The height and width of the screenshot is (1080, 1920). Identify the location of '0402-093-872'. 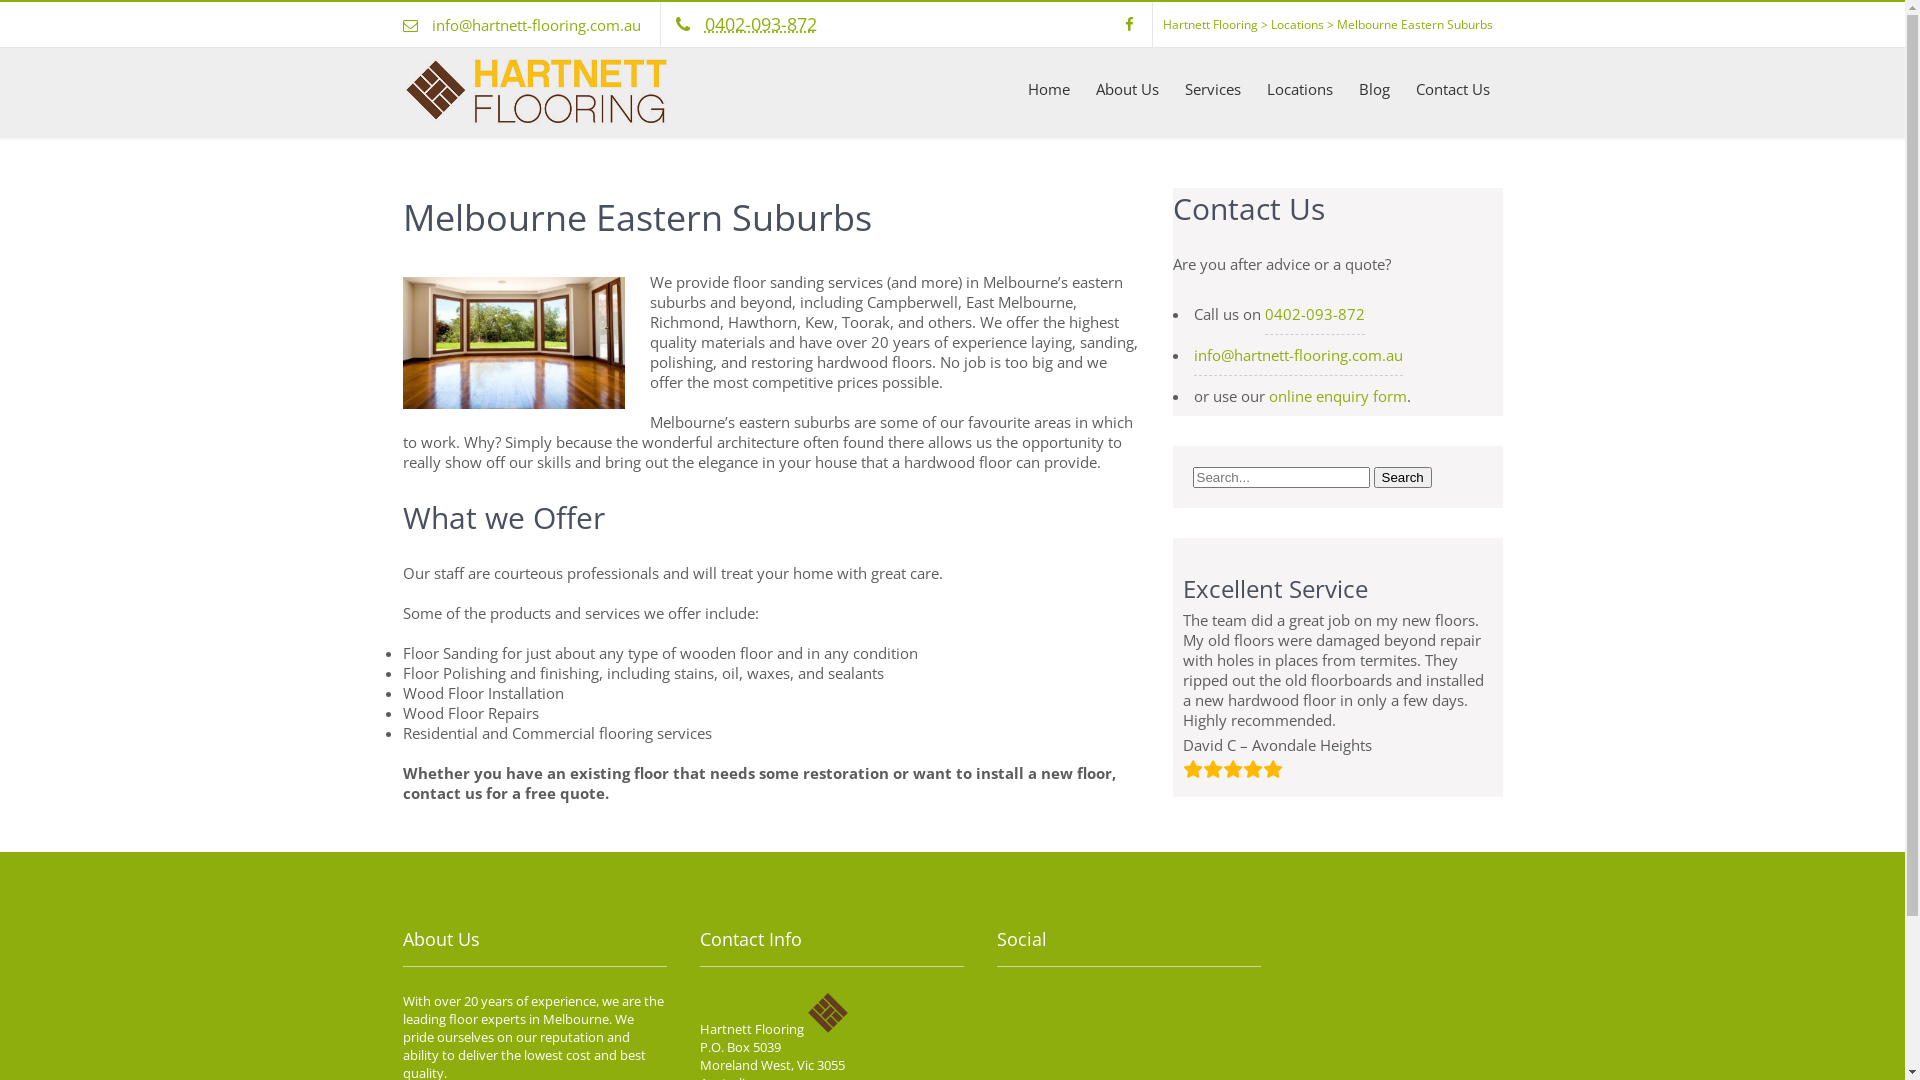
(1314, 314).